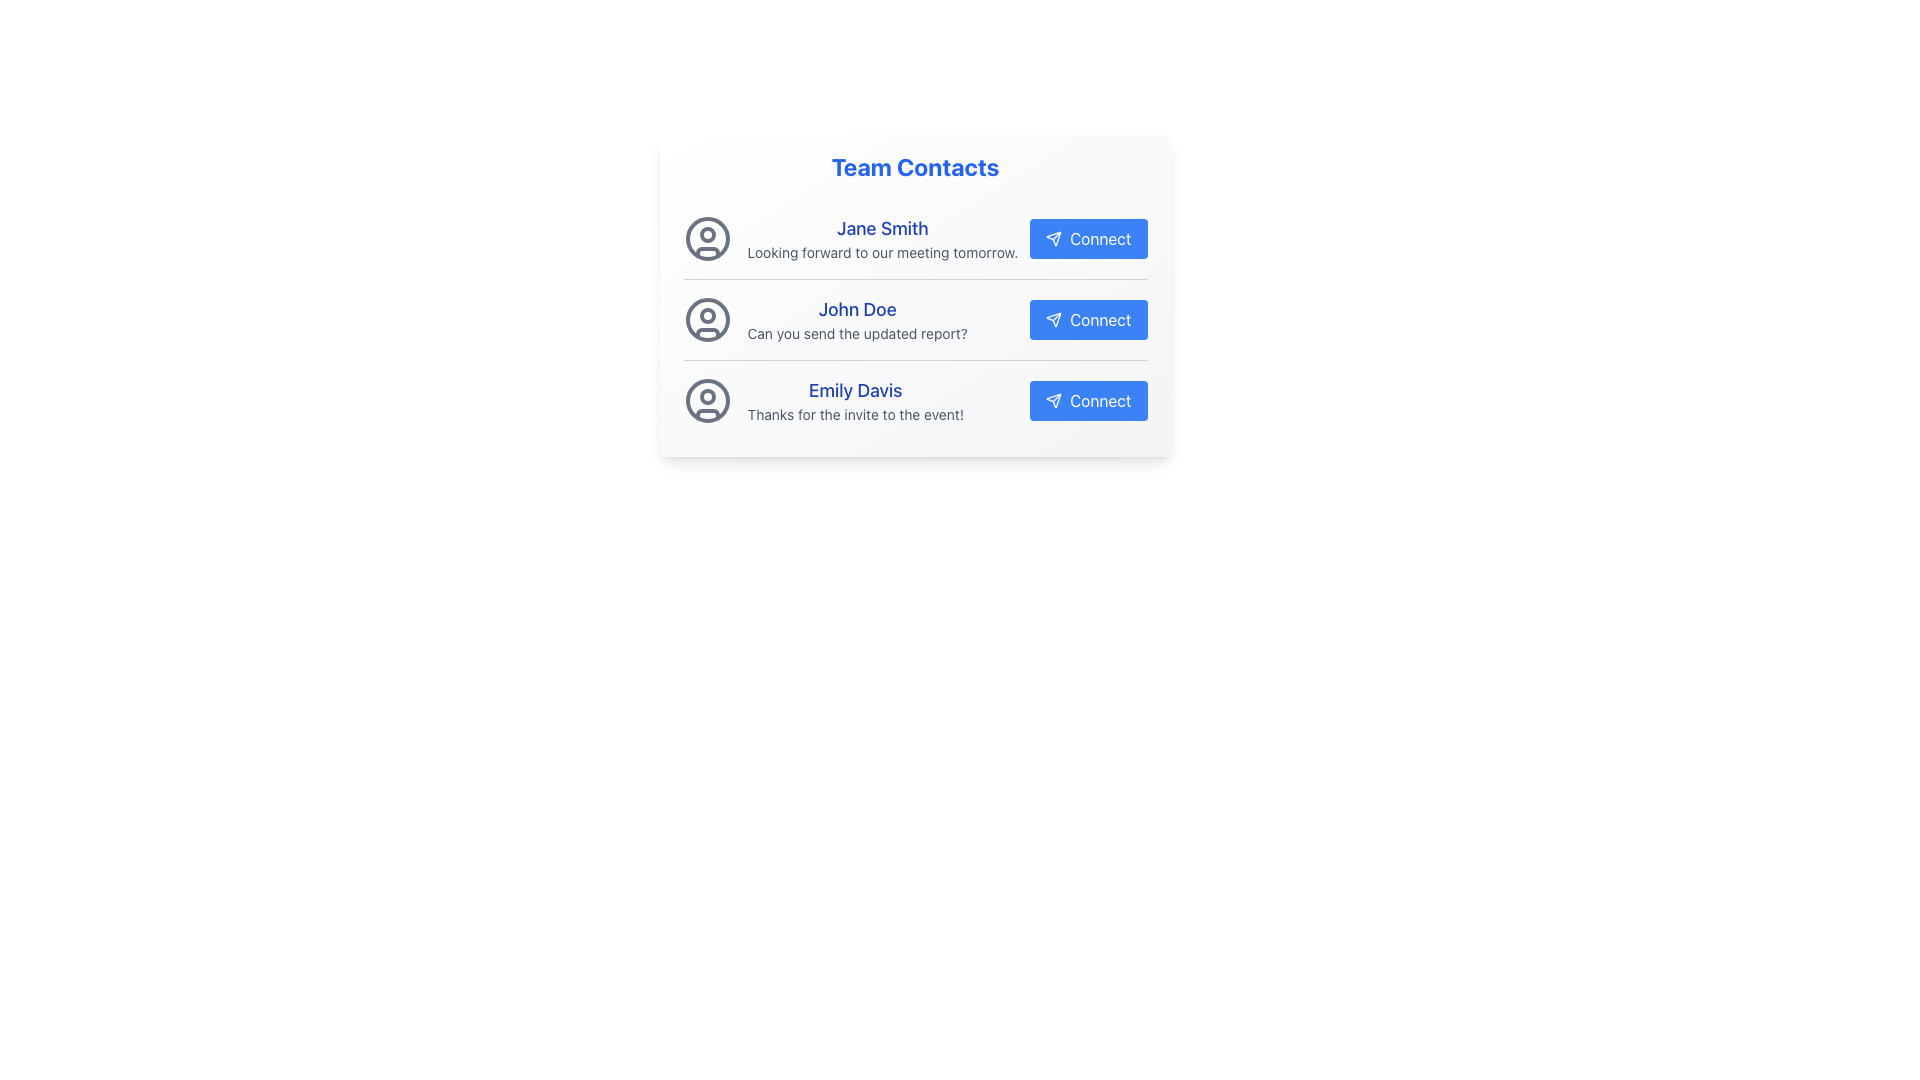  Describe the element at coordinates (1053, 238) in the screenshot. I see `the decorative icon in the 'Connect' button associated with 'Jane Smith', which is located to the left of the text 'Connect'` at that location.